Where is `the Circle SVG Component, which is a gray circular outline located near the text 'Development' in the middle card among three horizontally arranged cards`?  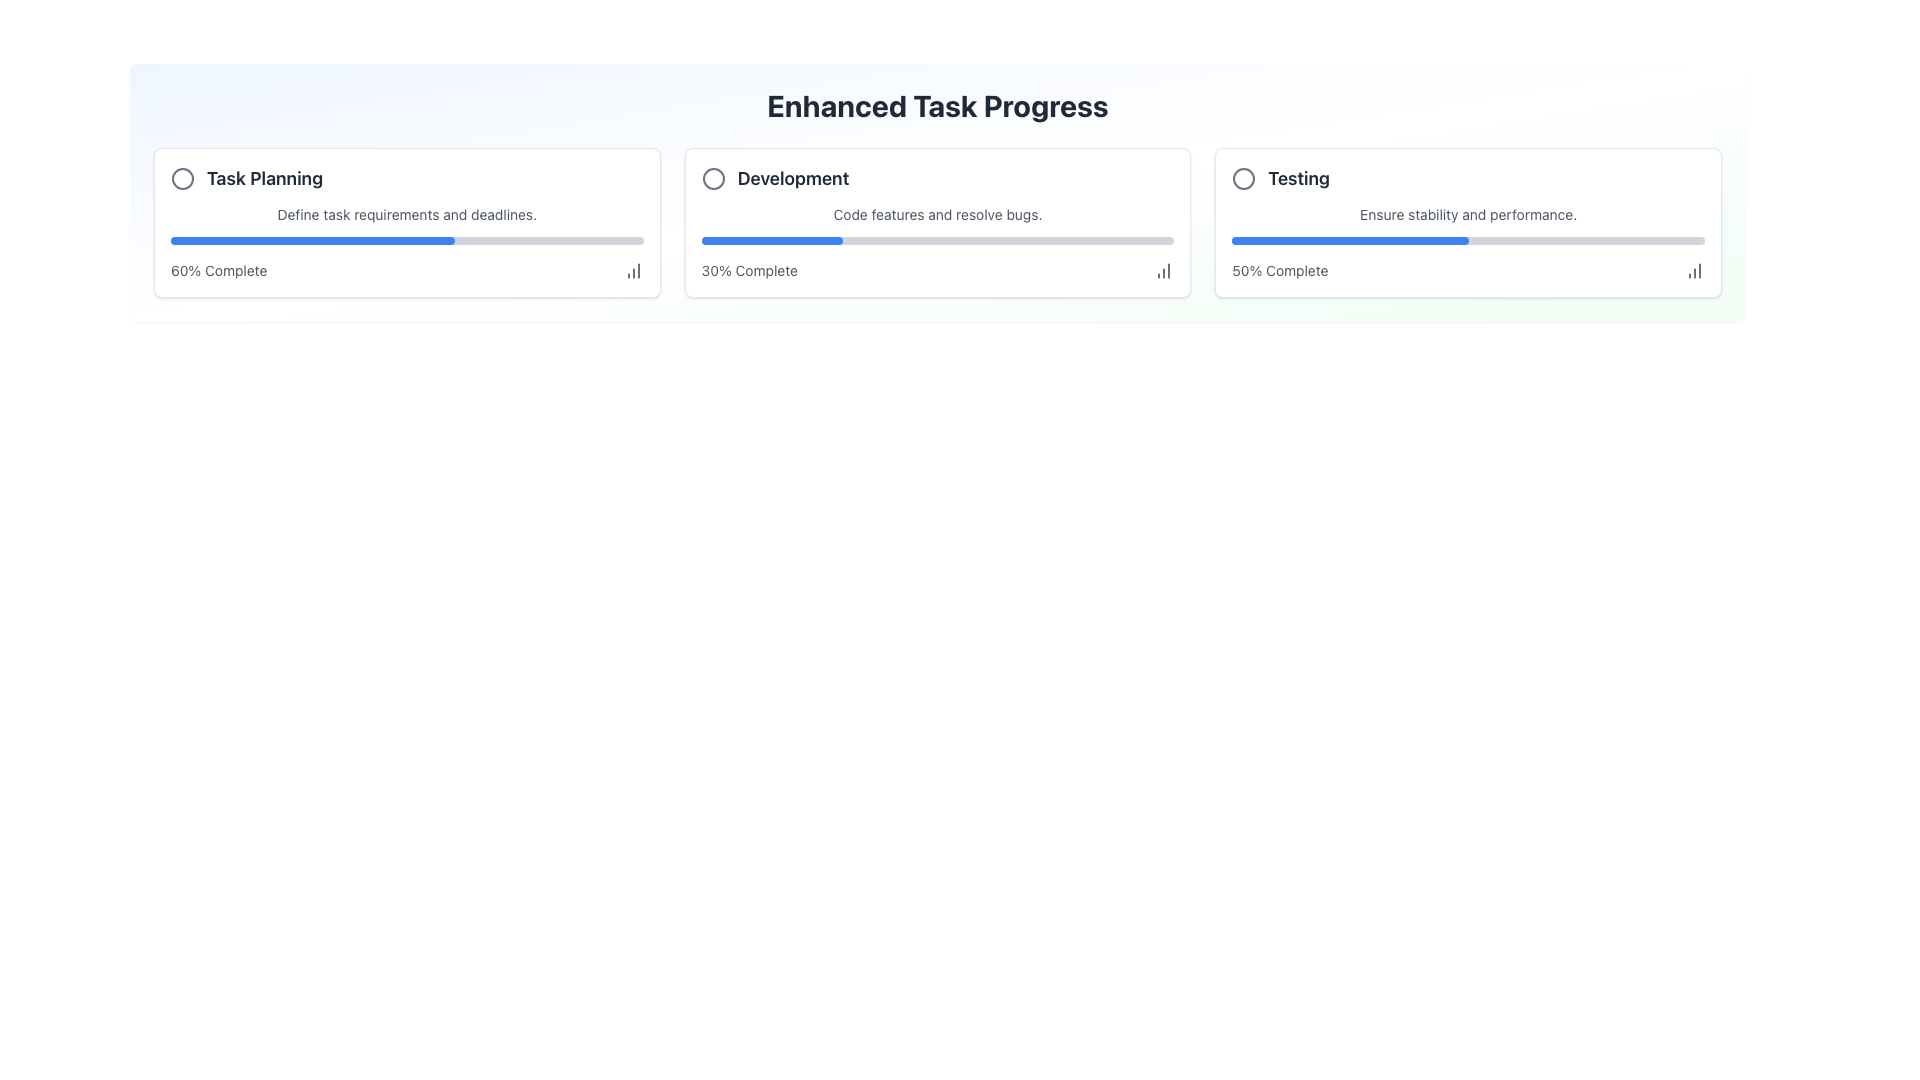
the Circle SVG Component, which is a gray circular outline located near the text 'Development' in the middle card among three horizontally arranged cards is located at coordinates (713, 177).